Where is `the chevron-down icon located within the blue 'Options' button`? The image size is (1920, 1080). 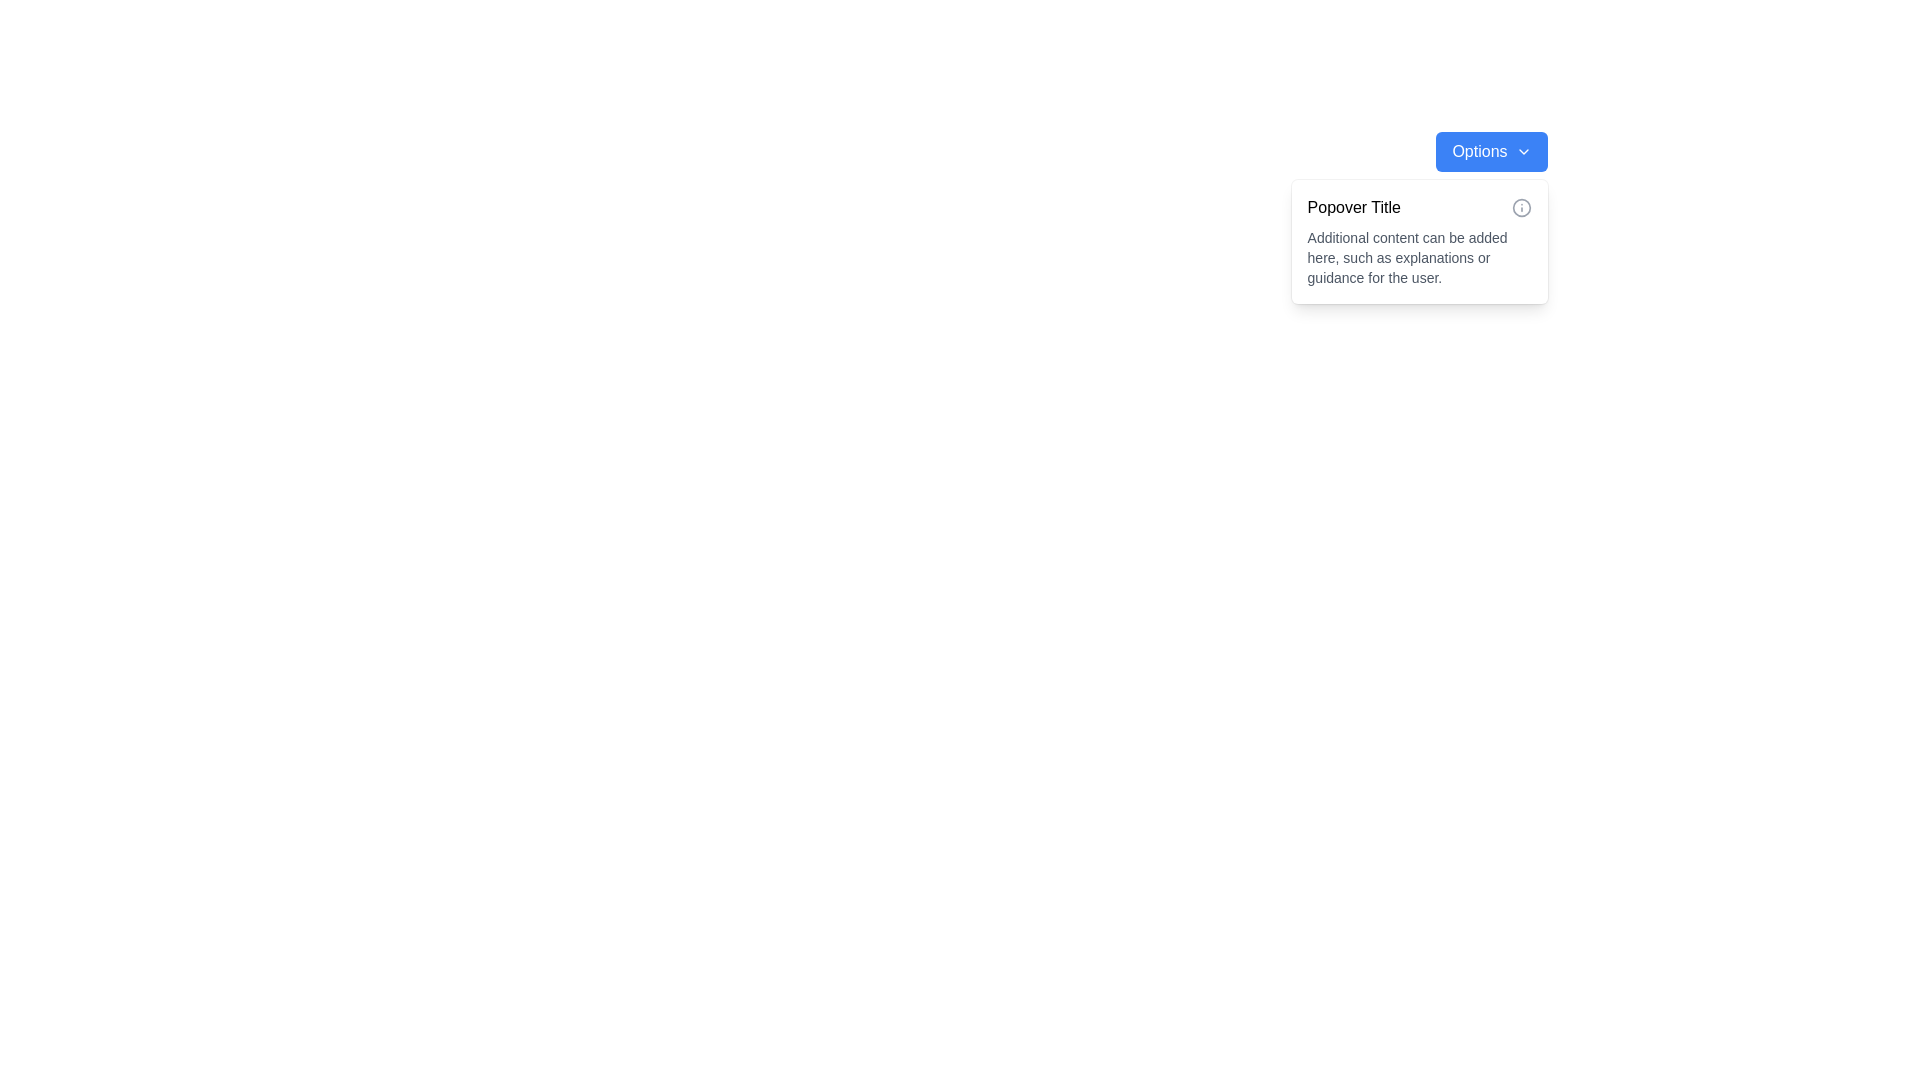 the chevron-down icon located within the blue 'Options' button is located at coordinates (1522, 150).